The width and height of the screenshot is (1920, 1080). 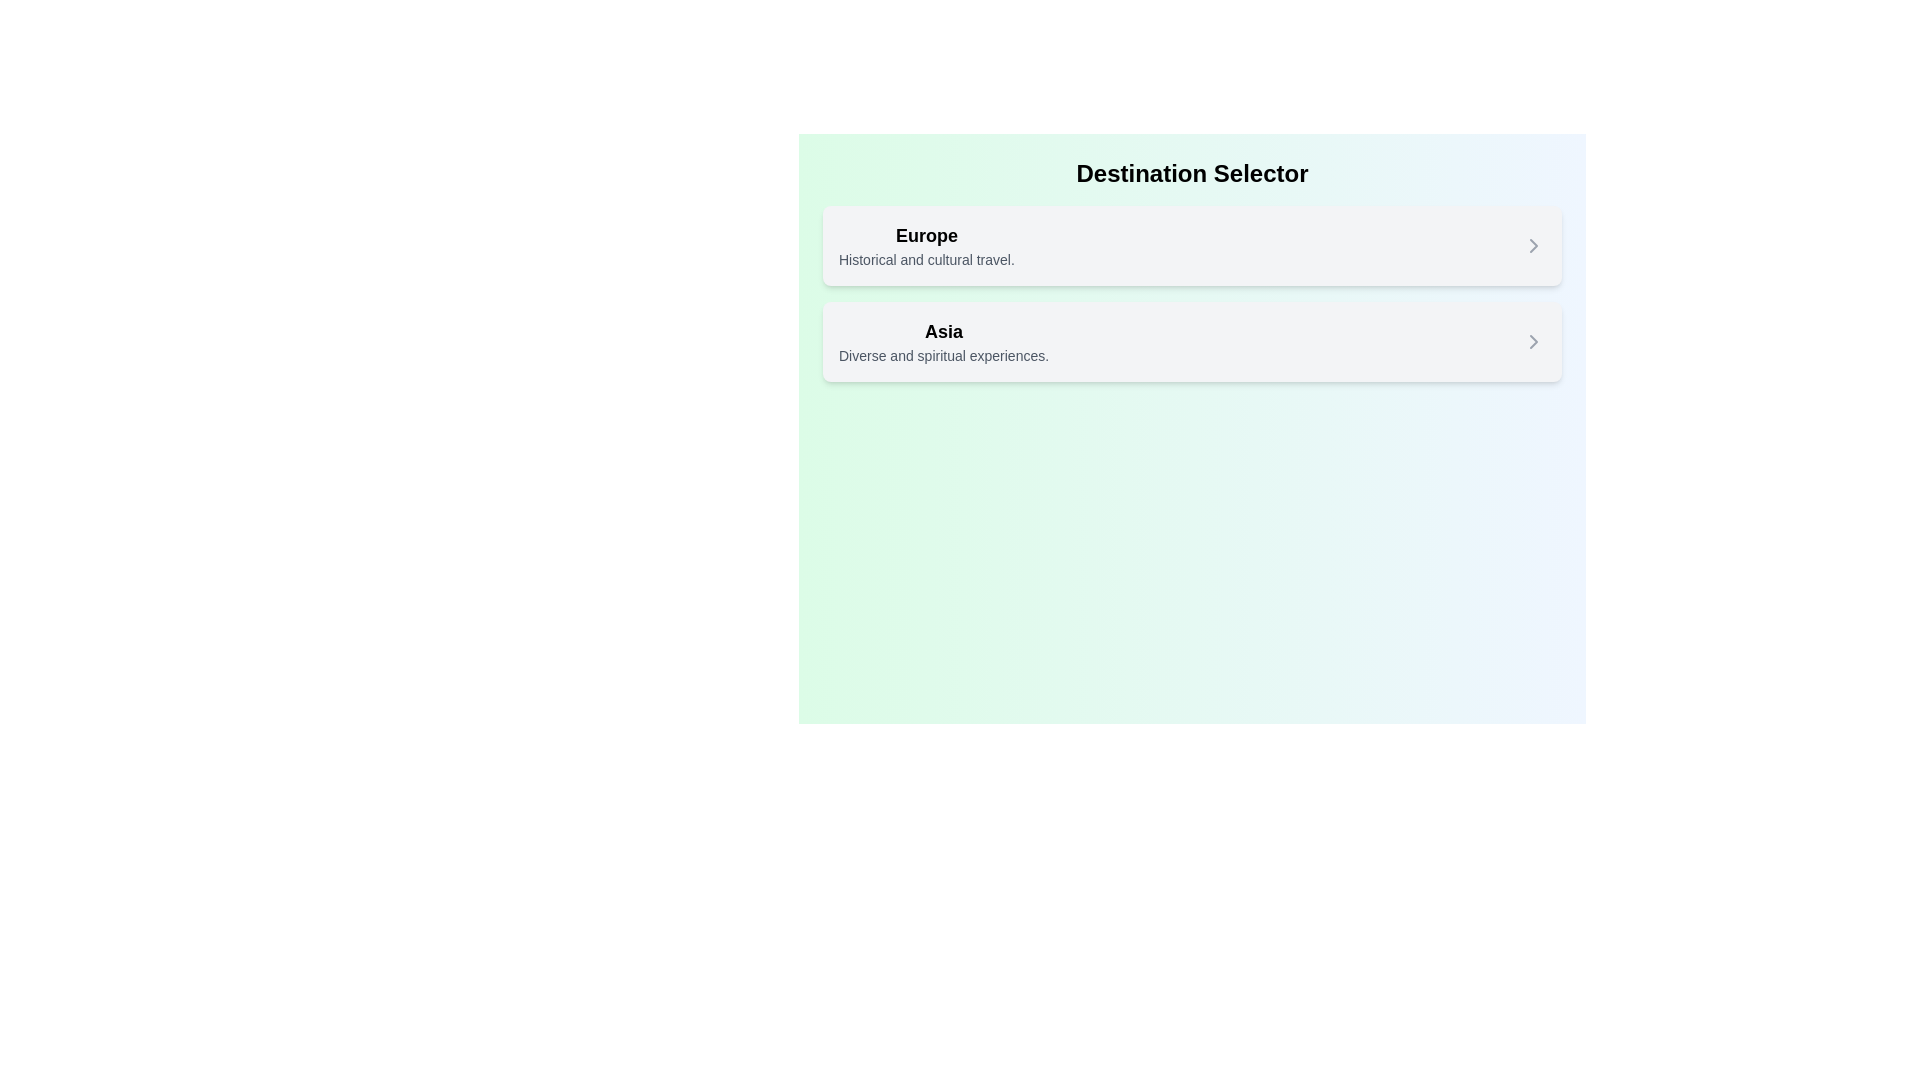 I want to click on the right-facing gray chevron icon located at the end of the text content in the 'Europe Historical and cultural travel' card, so click(x=1533, y=245).